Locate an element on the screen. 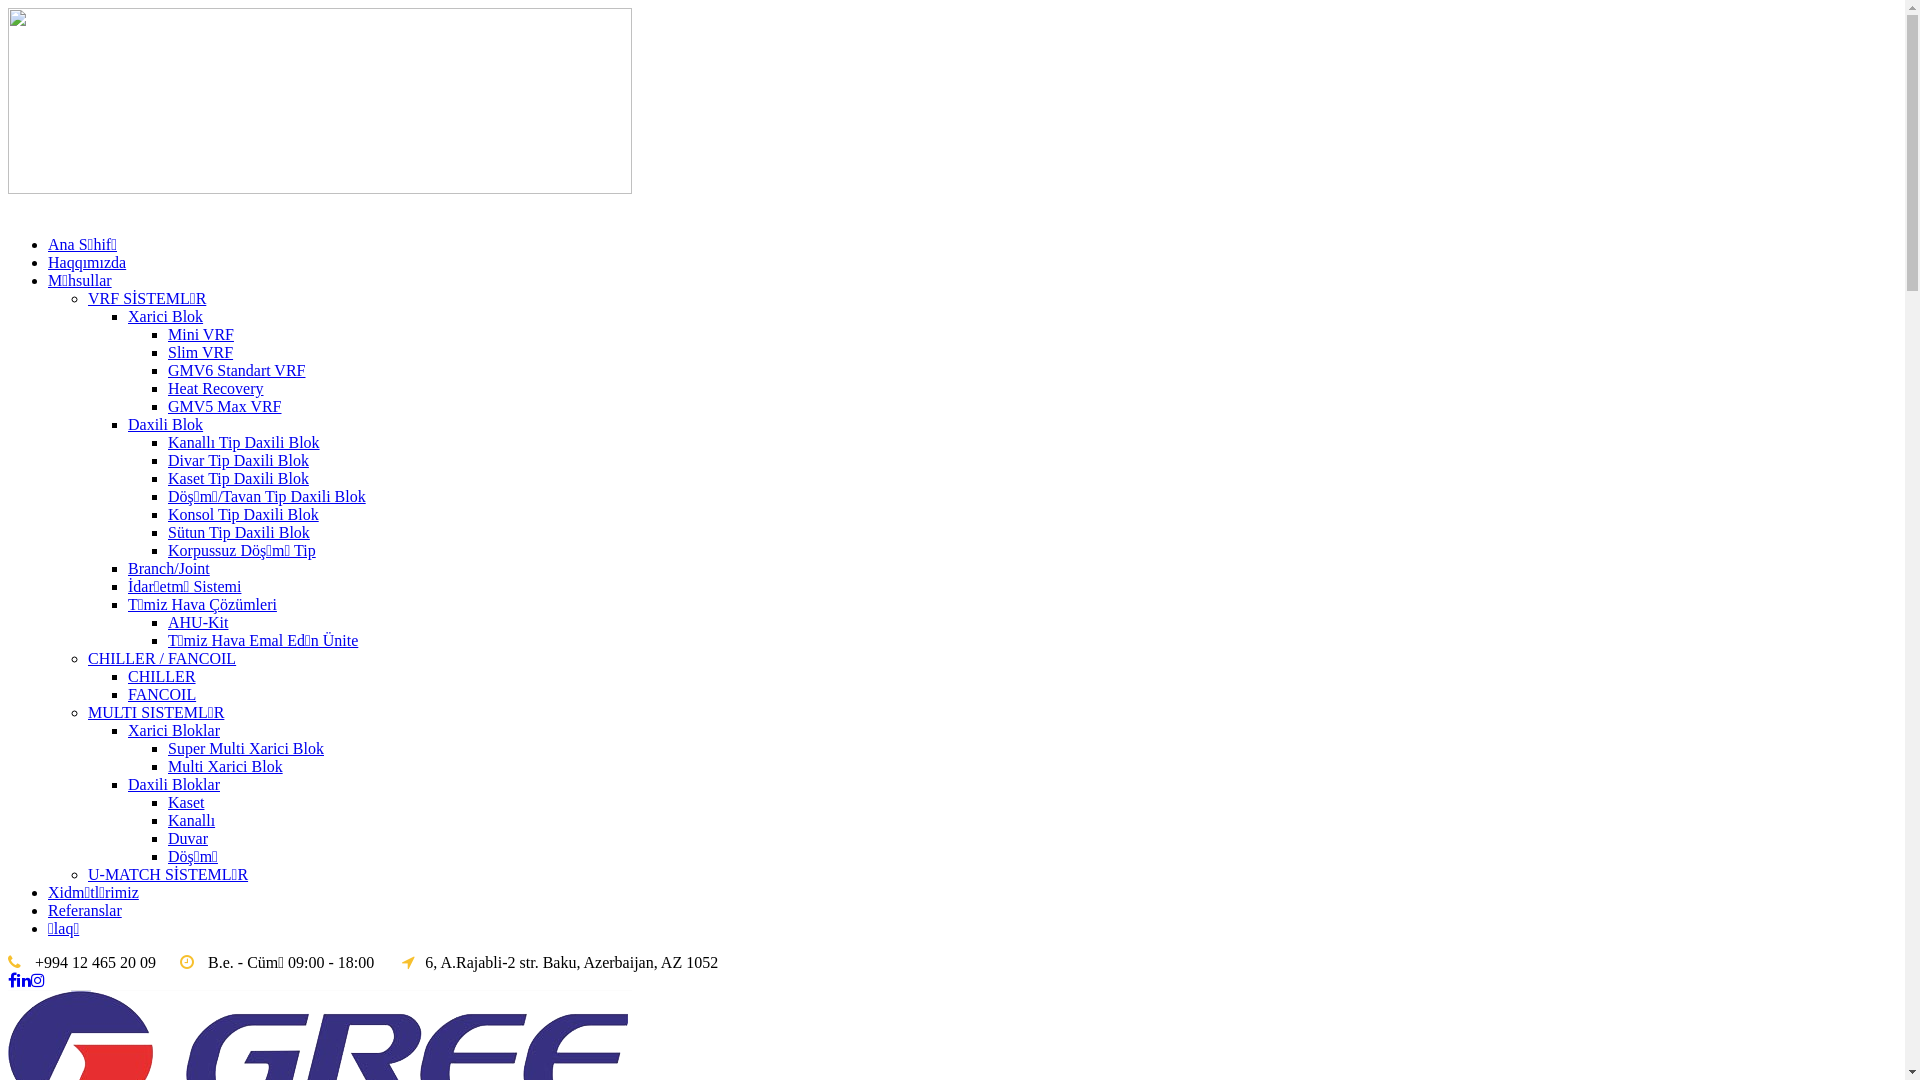 This screenshot has width=1920, height=1080. 'CHILLER / FANCOIL' is located at coordinates (86, 658).